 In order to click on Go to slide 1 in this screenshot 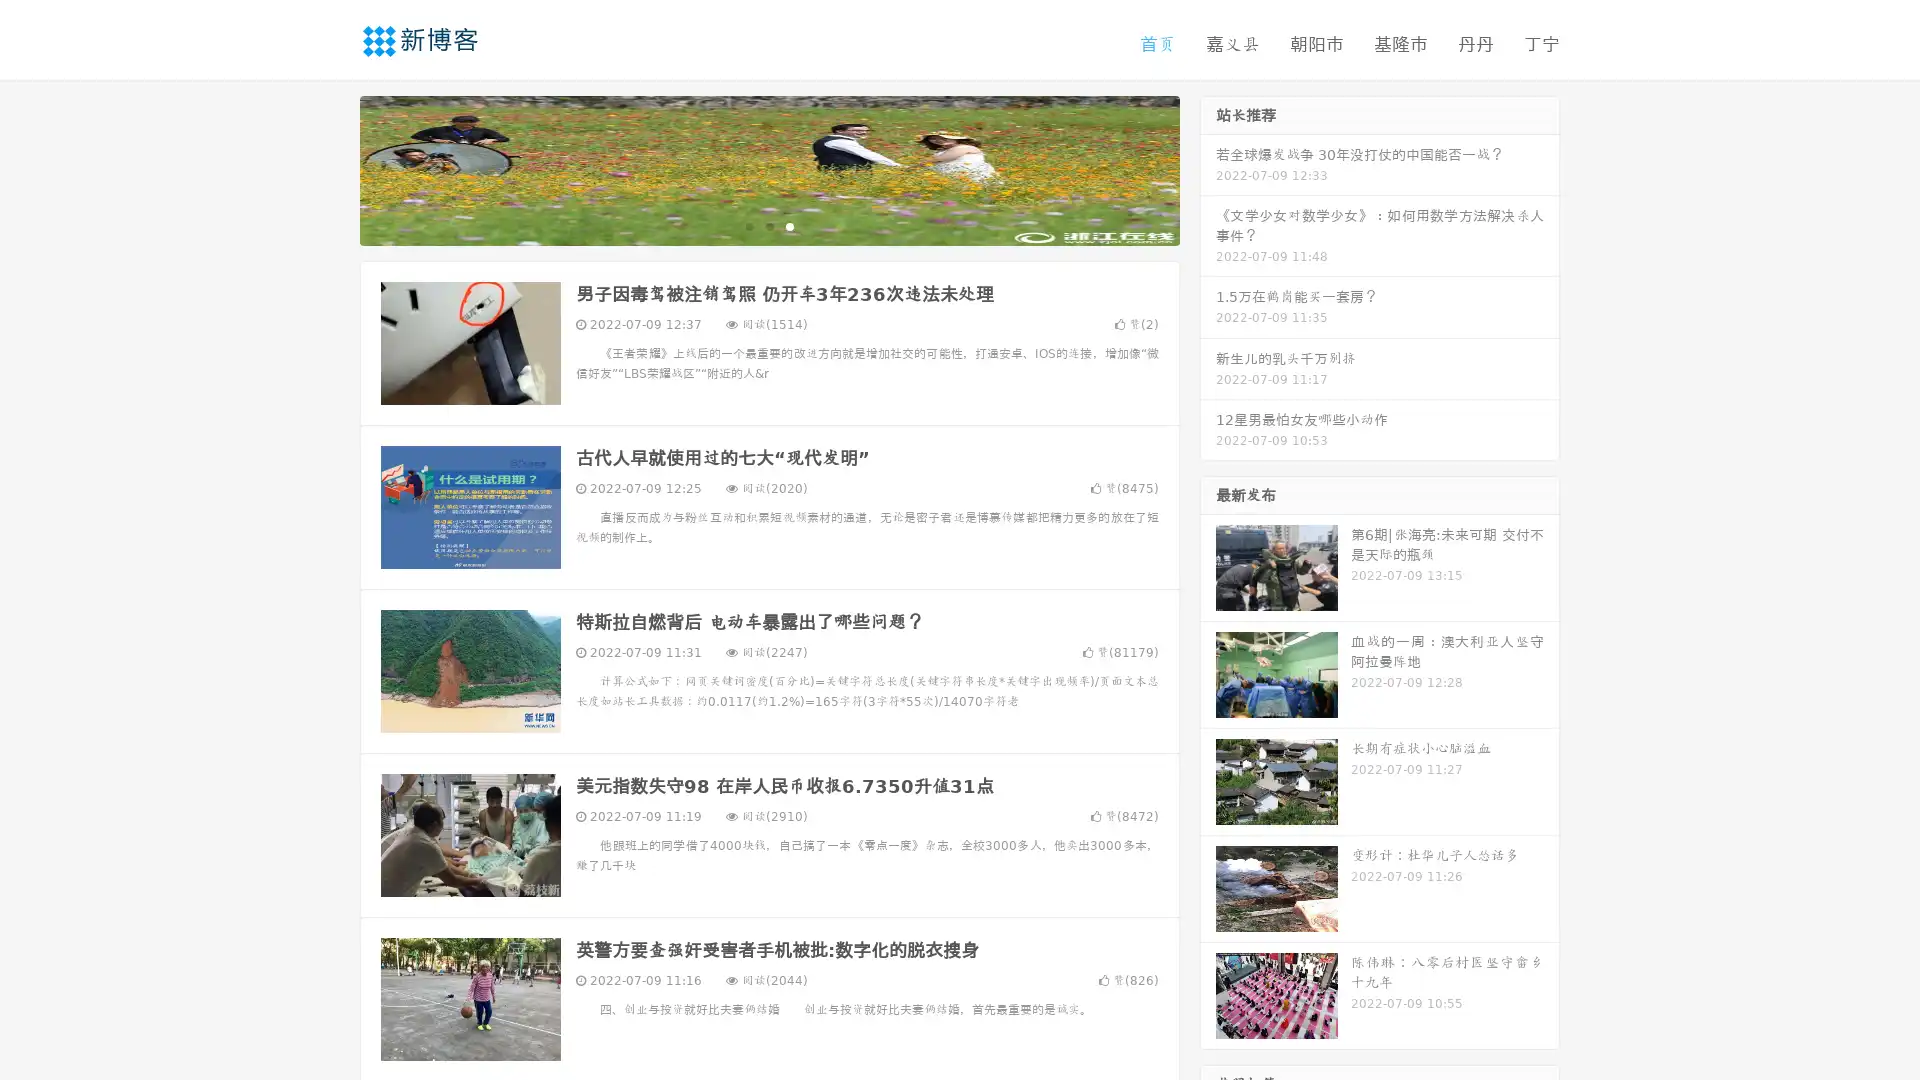, I will do `click(748, 225)`.